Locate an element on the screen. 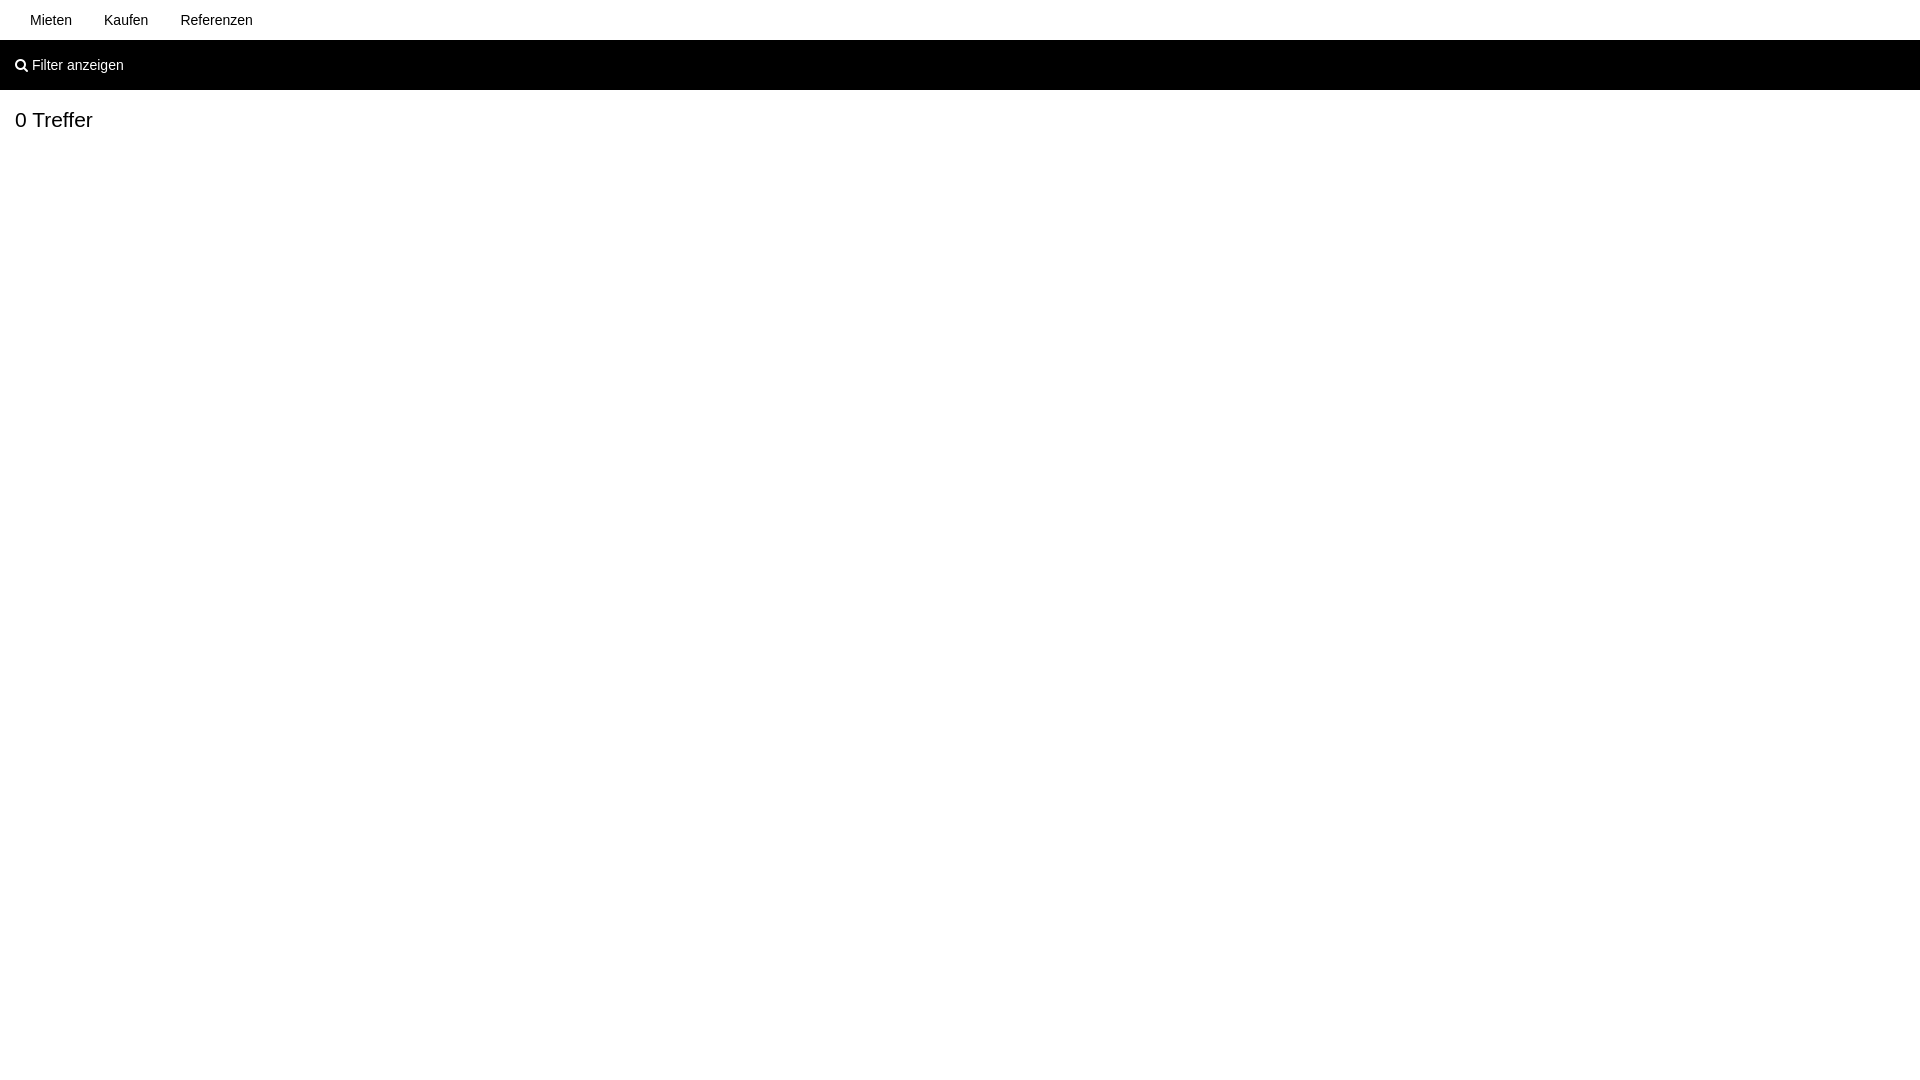  'Referenzen' is located at coordinates (216, 19).